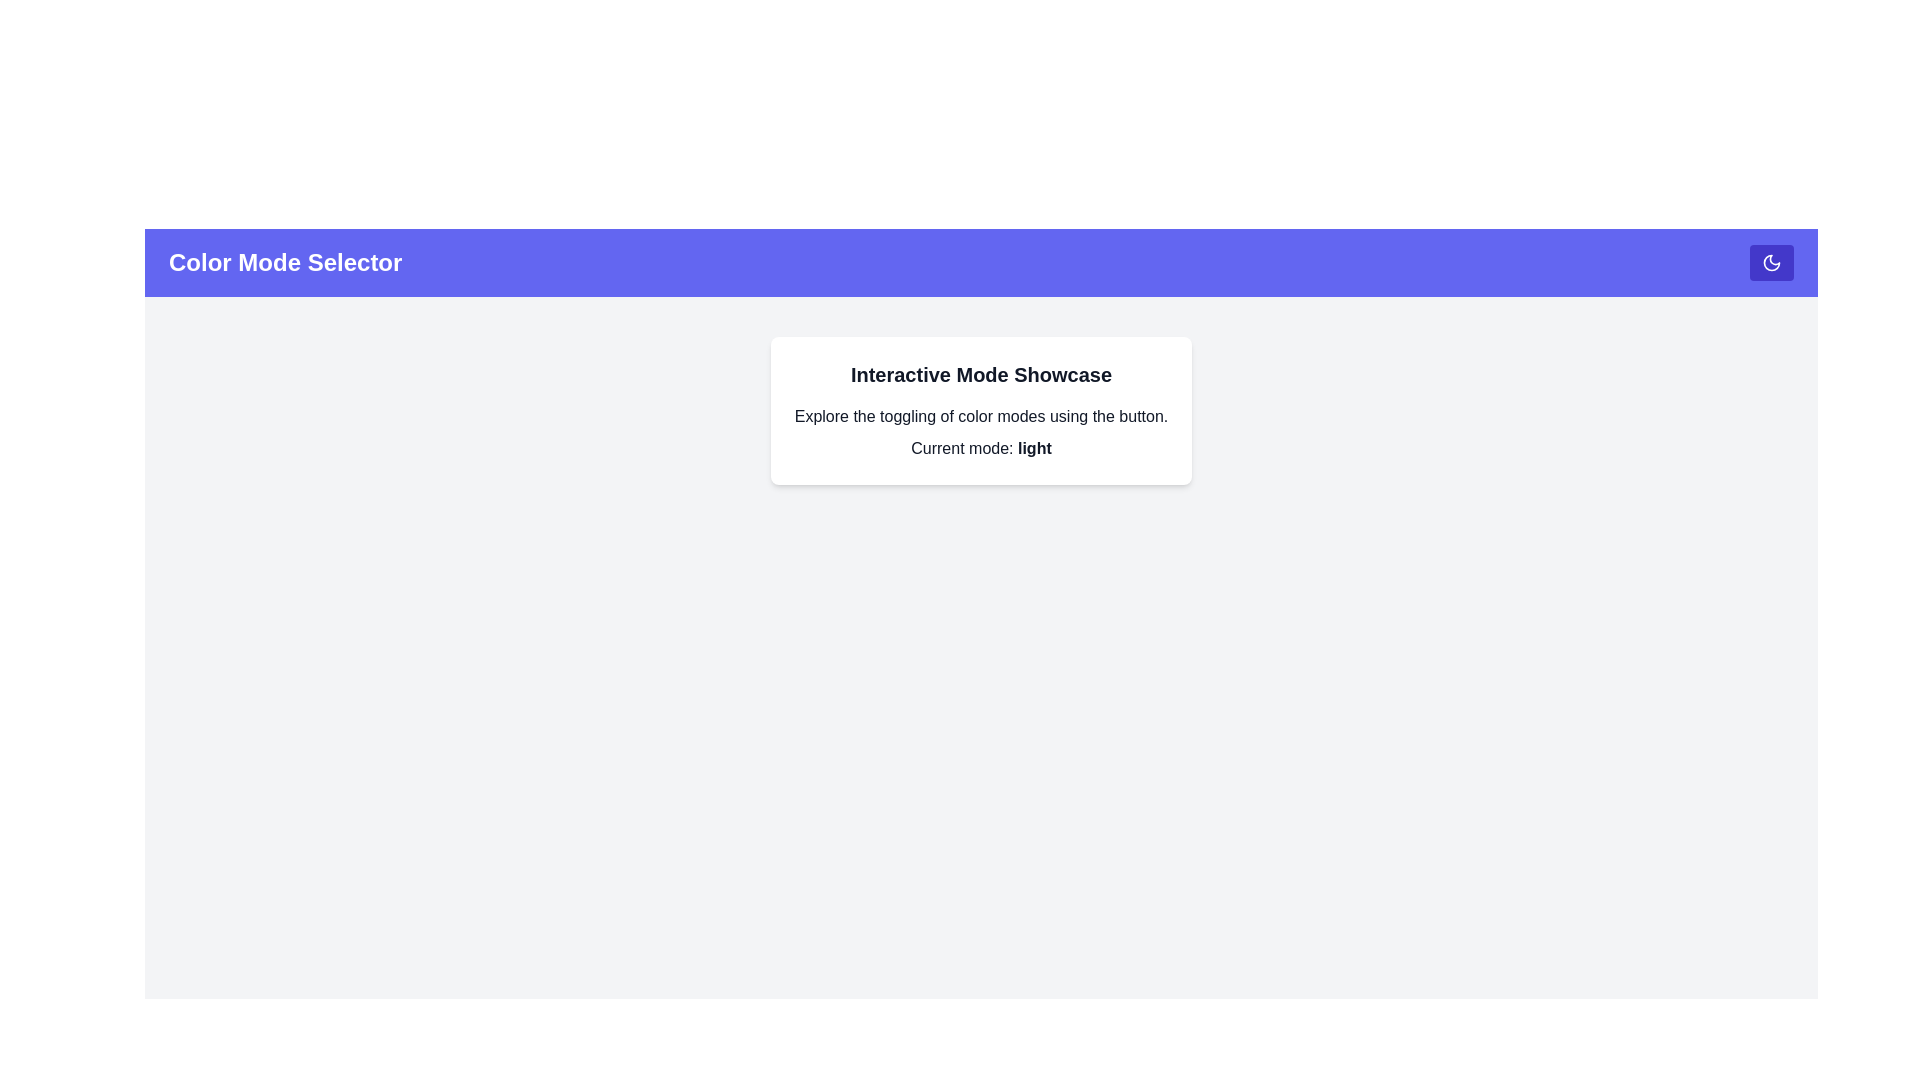 The width and height of the screenshot is (1920, 1080). What do you see at coordinates (981, 431) in the screenshot?
I see `the Text block that provides information about the toggle feature for color modes, currently set to 'light', located below the 'Interactive Mode Showcase' text` at bounding box center [981, 431].